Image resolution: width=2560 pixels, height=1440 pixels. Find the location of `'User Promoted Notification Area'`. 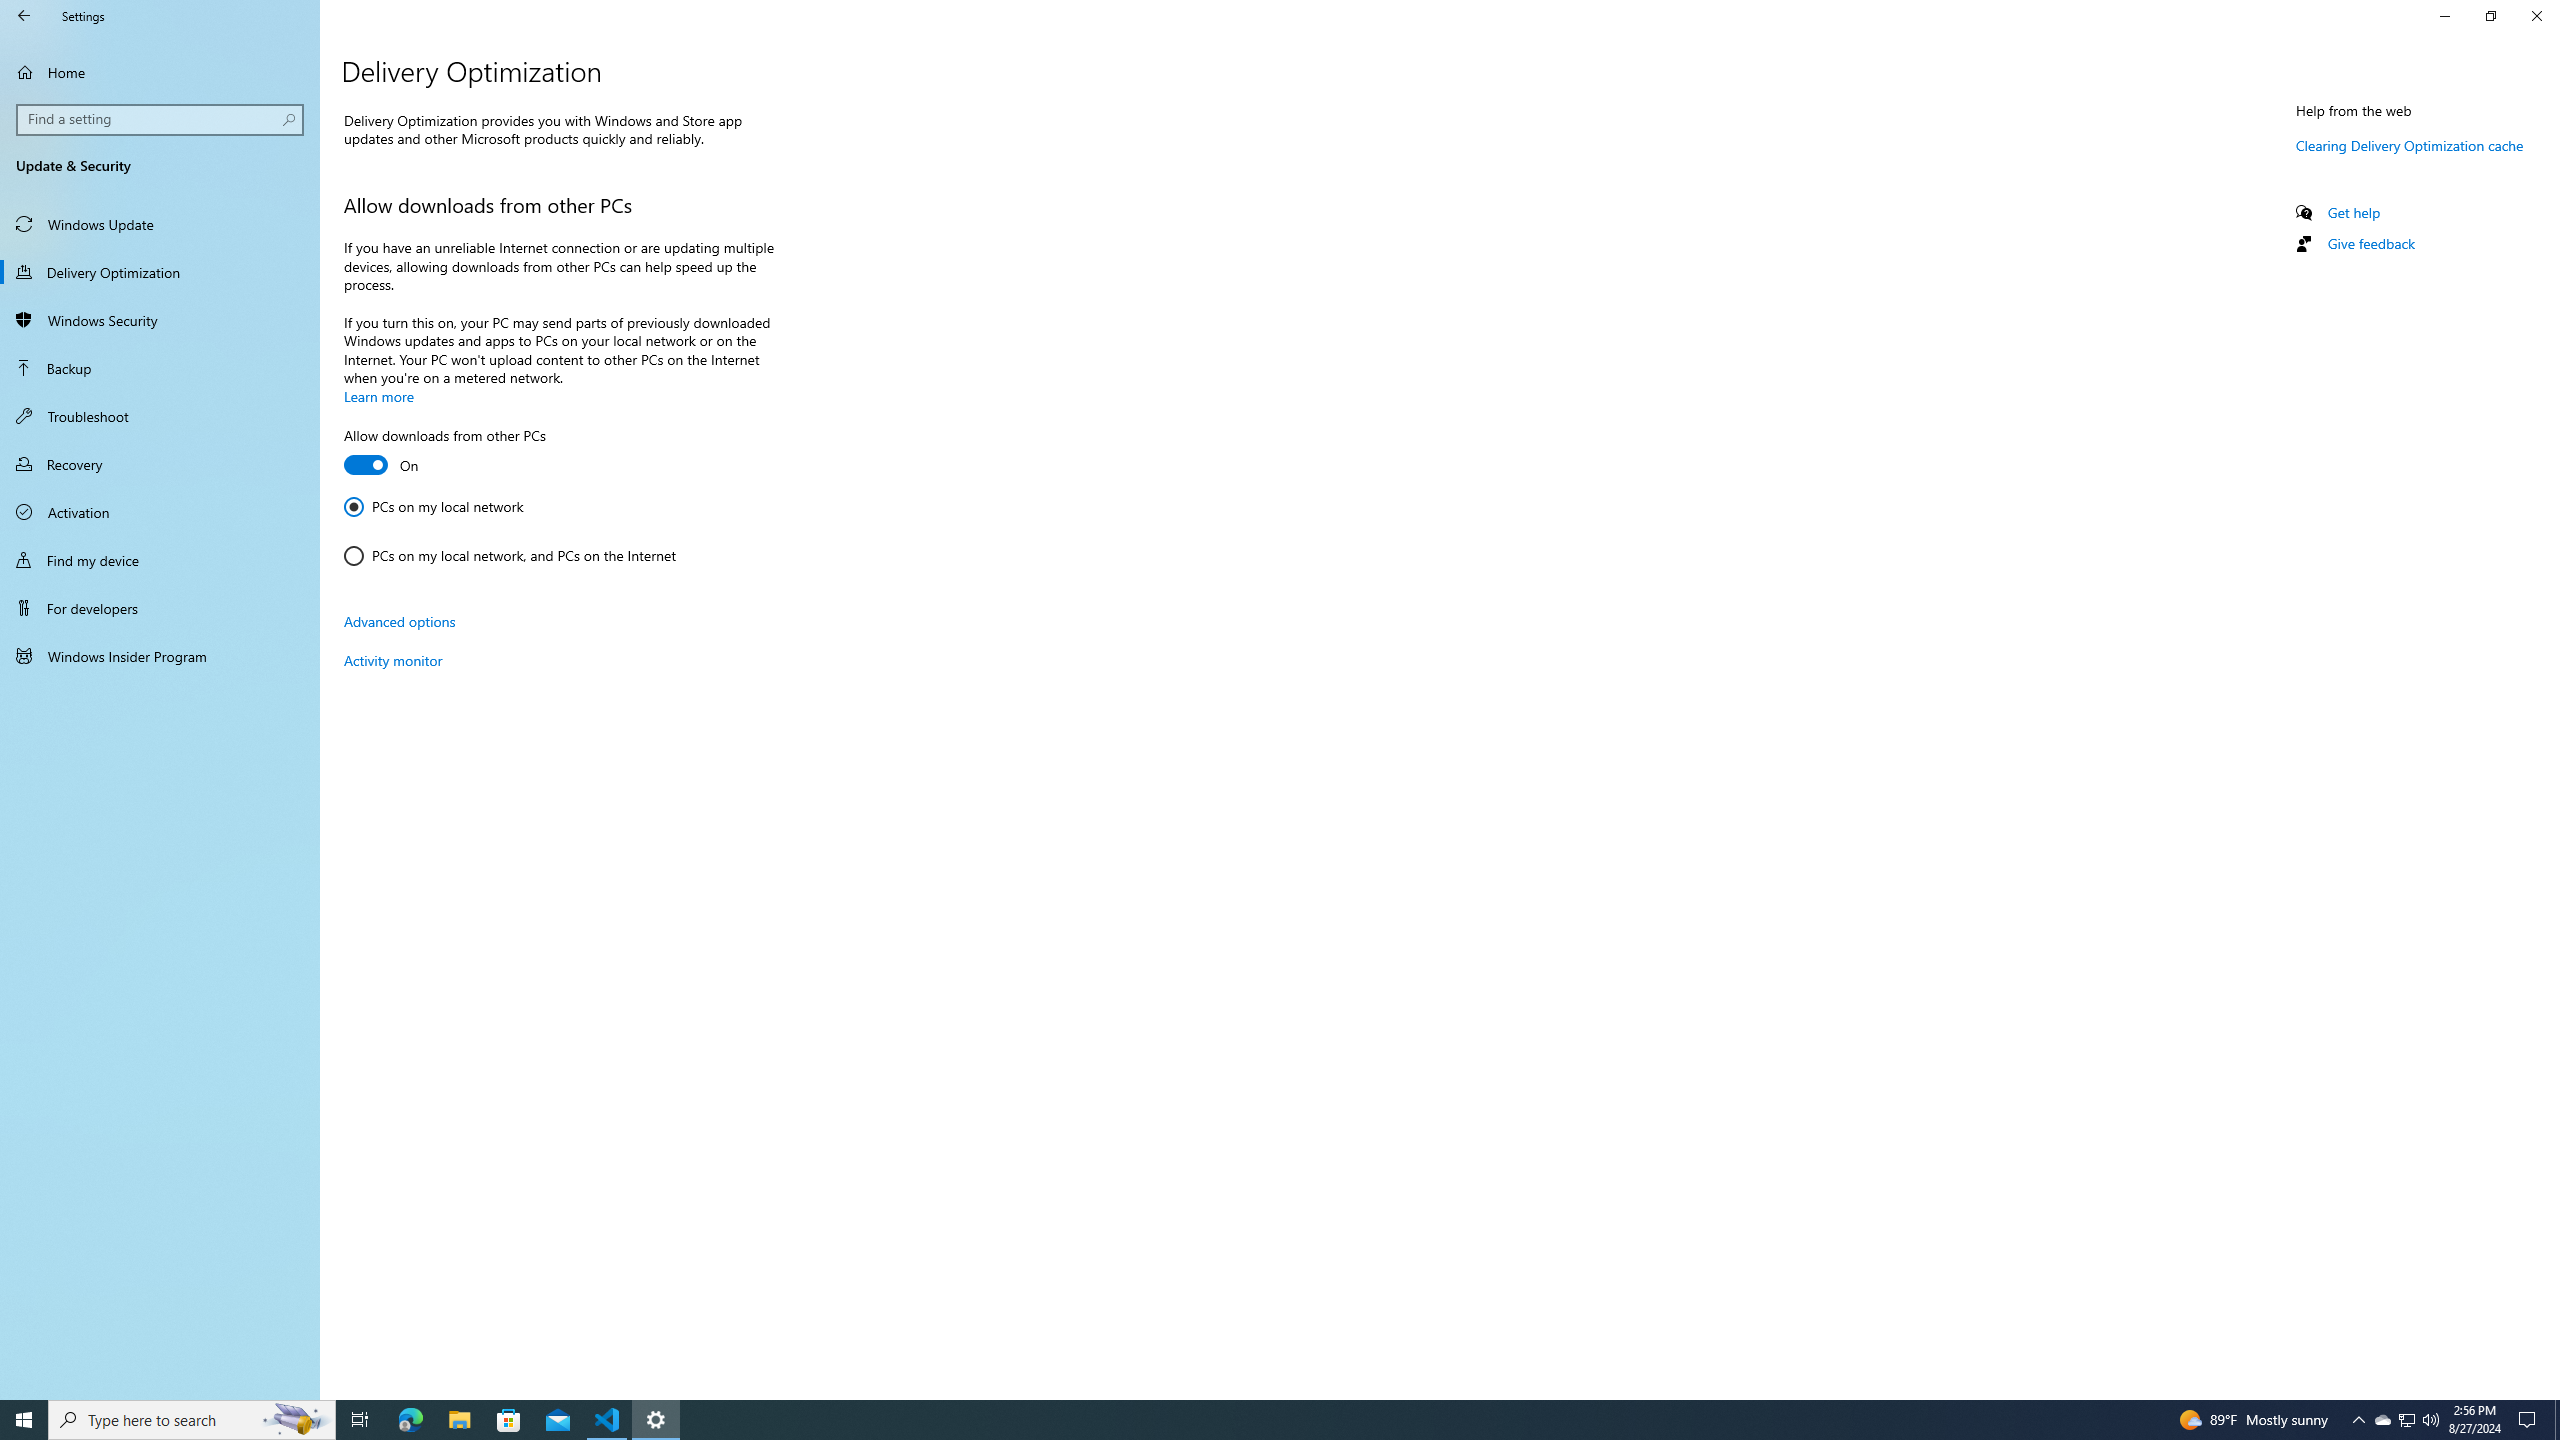

'User Promoted Notification Area' is located at coordinates (2405, 1418).